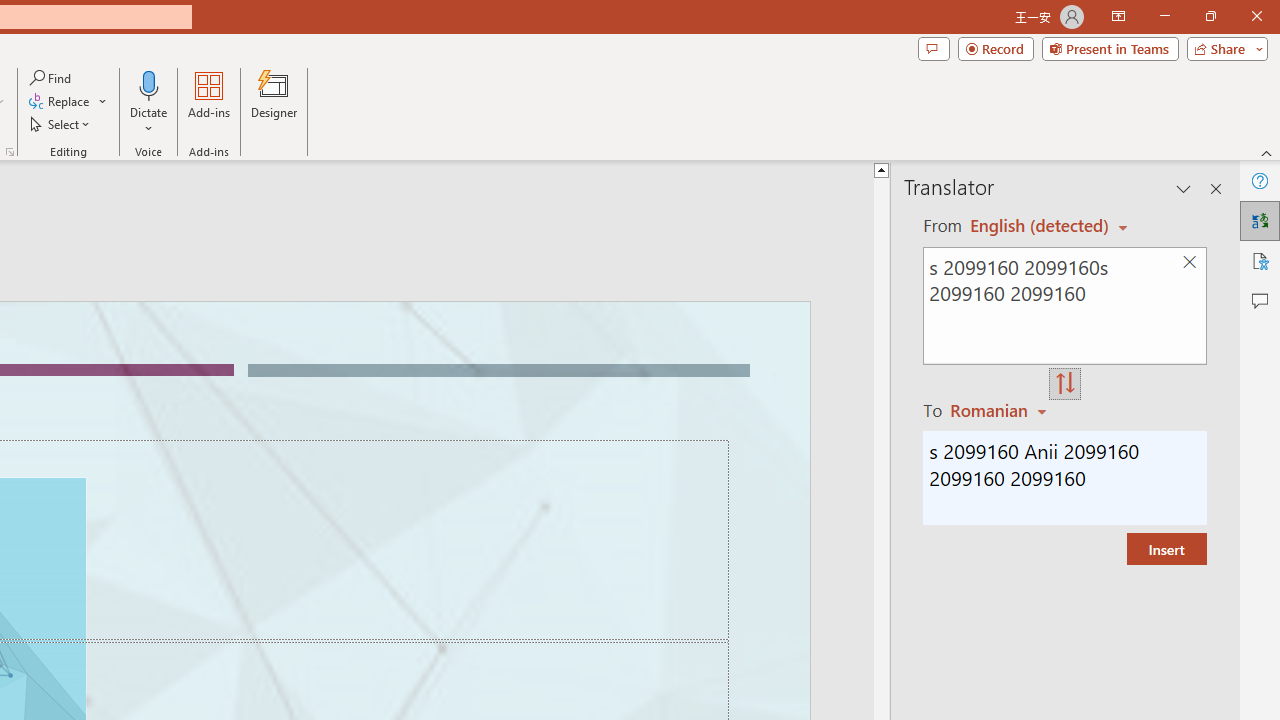 The height and width of the screenshot is (720, 1280). Describe the element at coordinates (1001, 409) in the screenshot. I see `'Czech'` at that location.